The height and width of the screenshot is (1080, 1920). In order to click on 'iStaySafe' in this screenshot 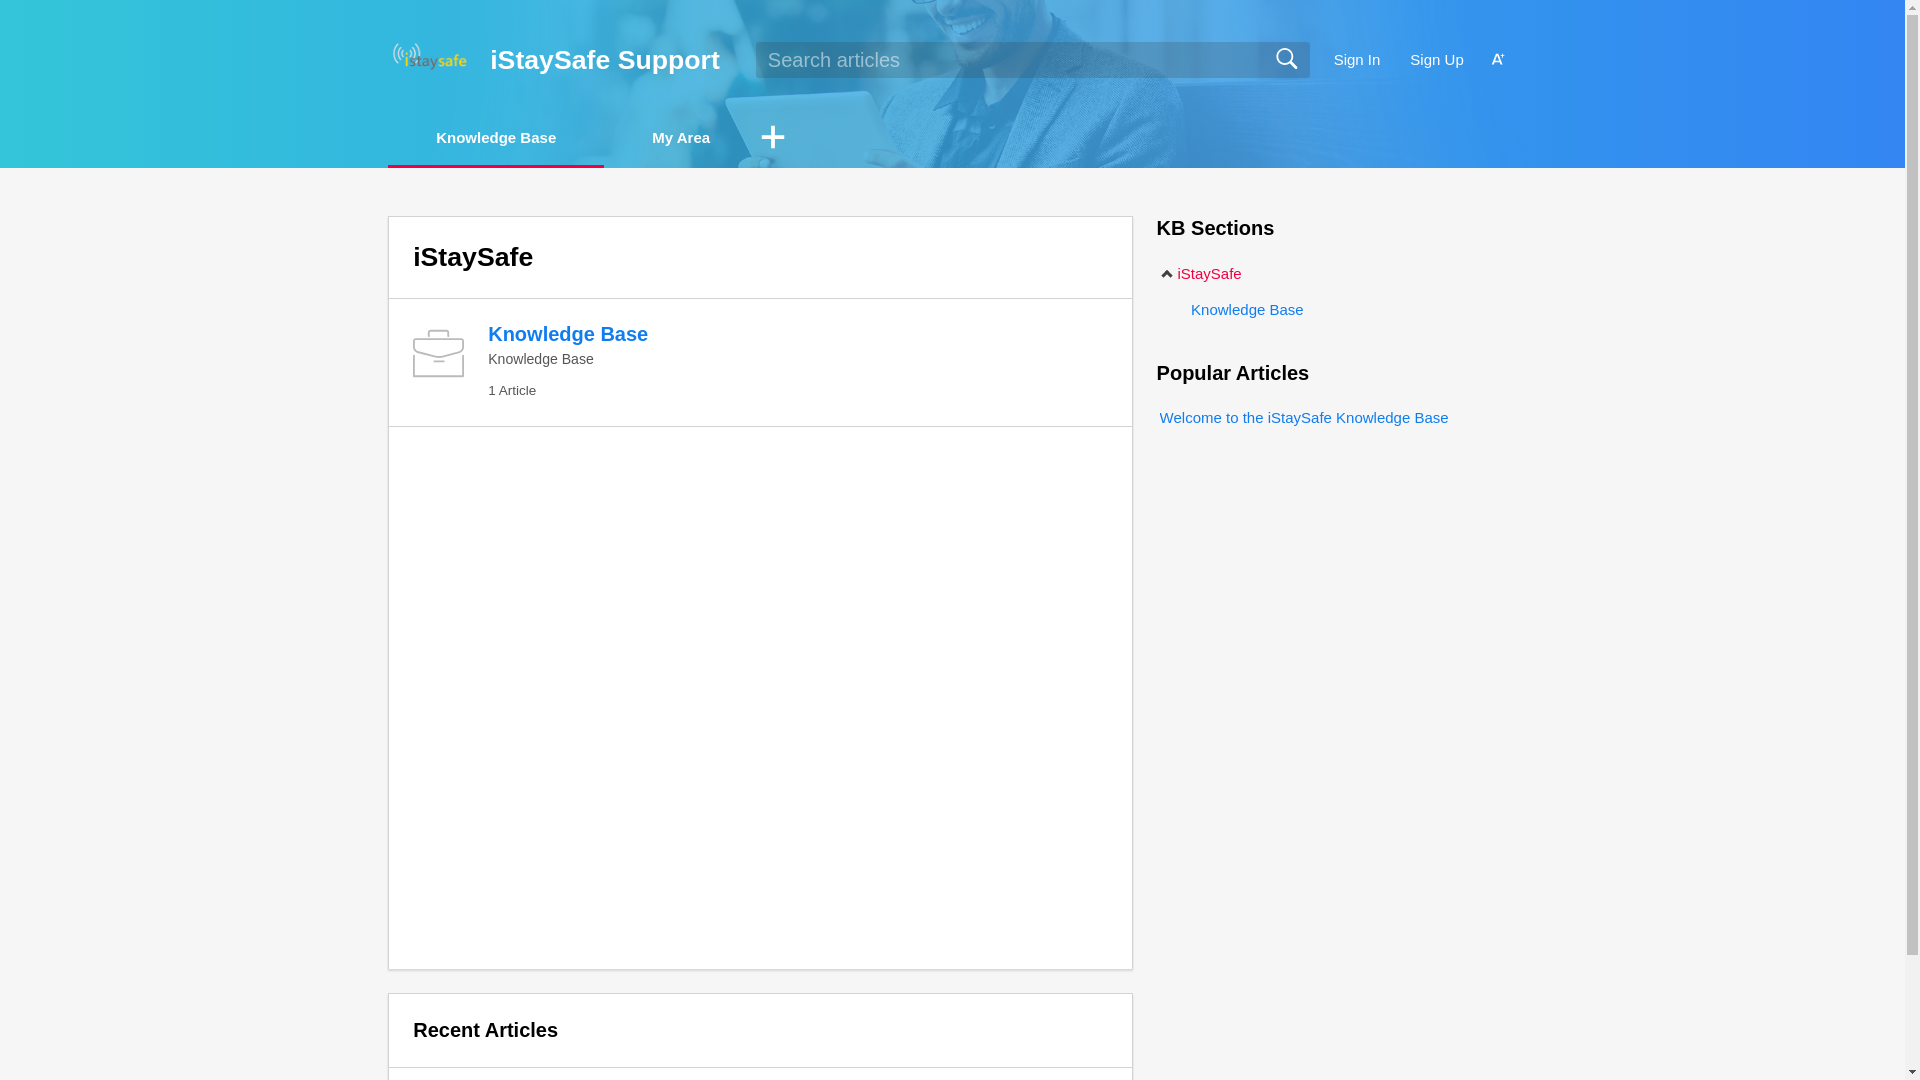, I will do `click(1199, 273)`.